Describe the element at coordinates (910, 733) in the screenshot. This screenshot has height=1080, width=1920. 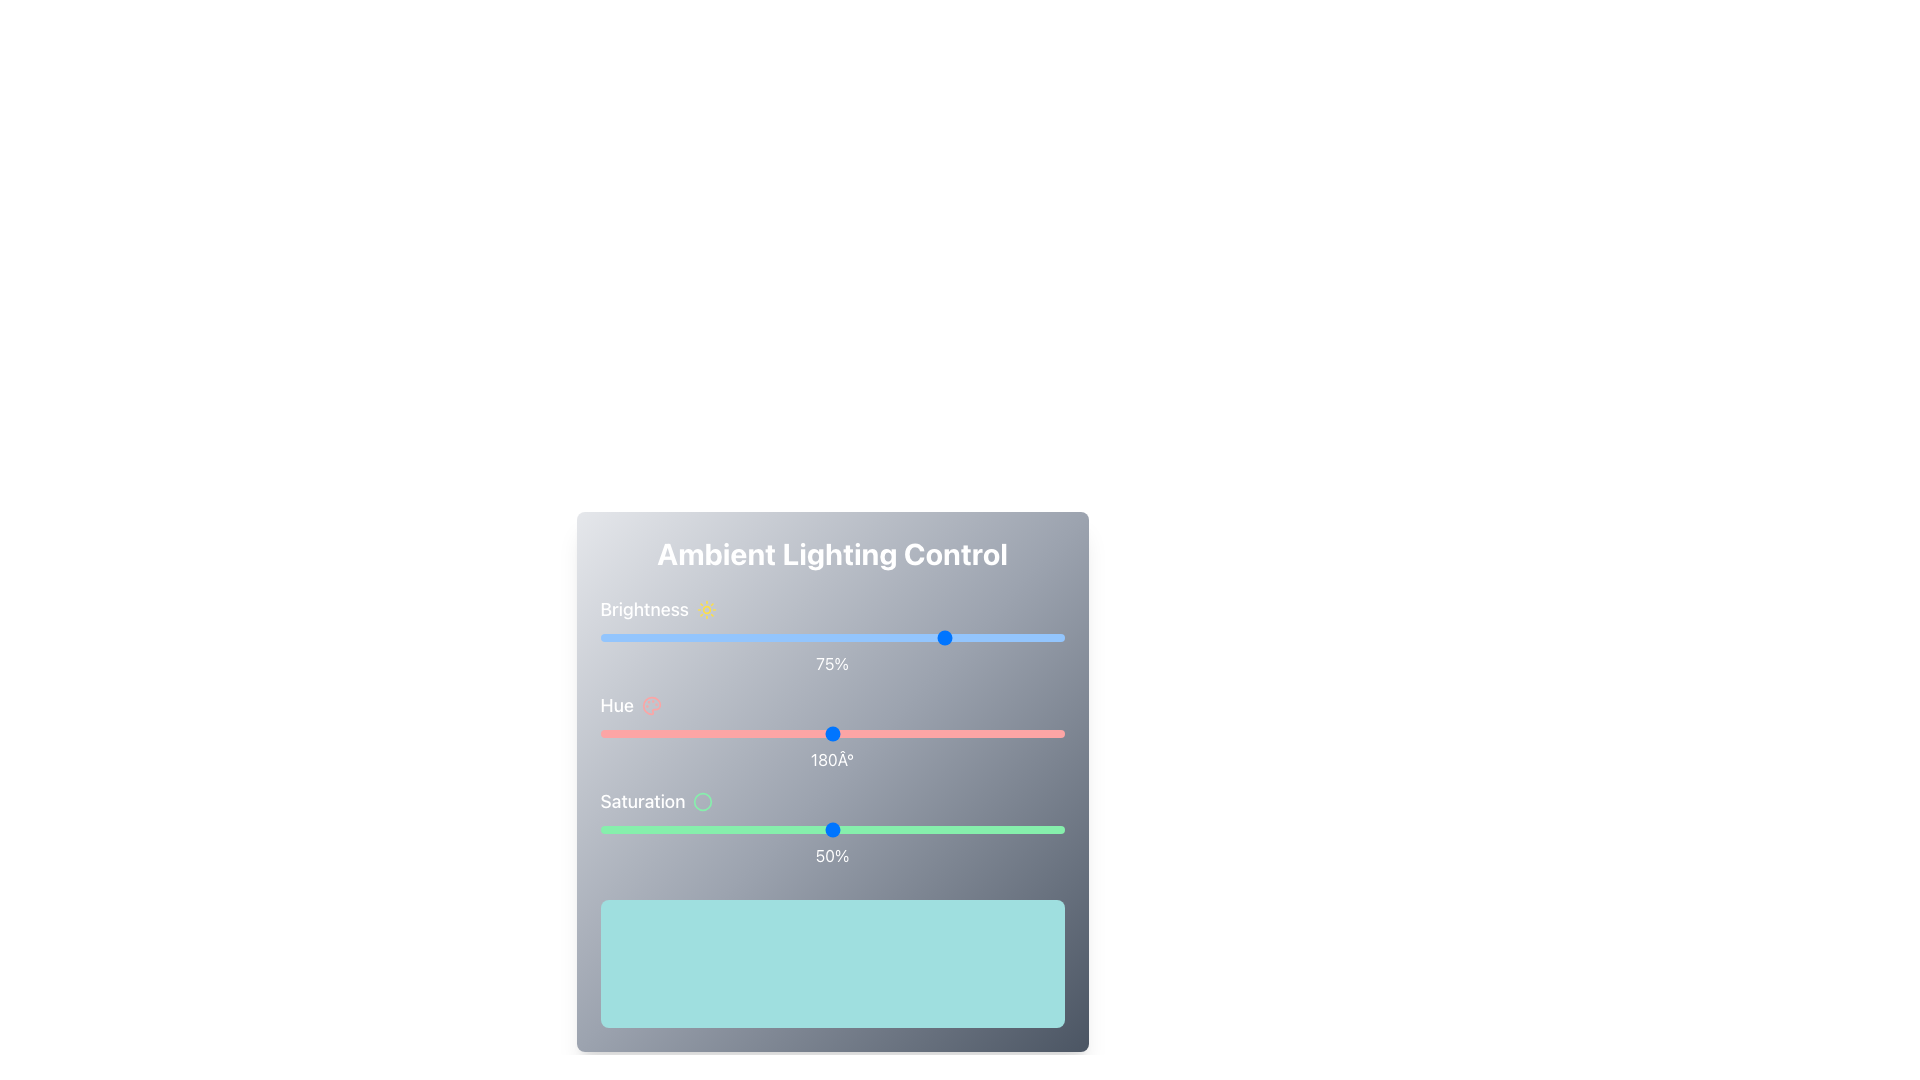
I see `hue` at that location.